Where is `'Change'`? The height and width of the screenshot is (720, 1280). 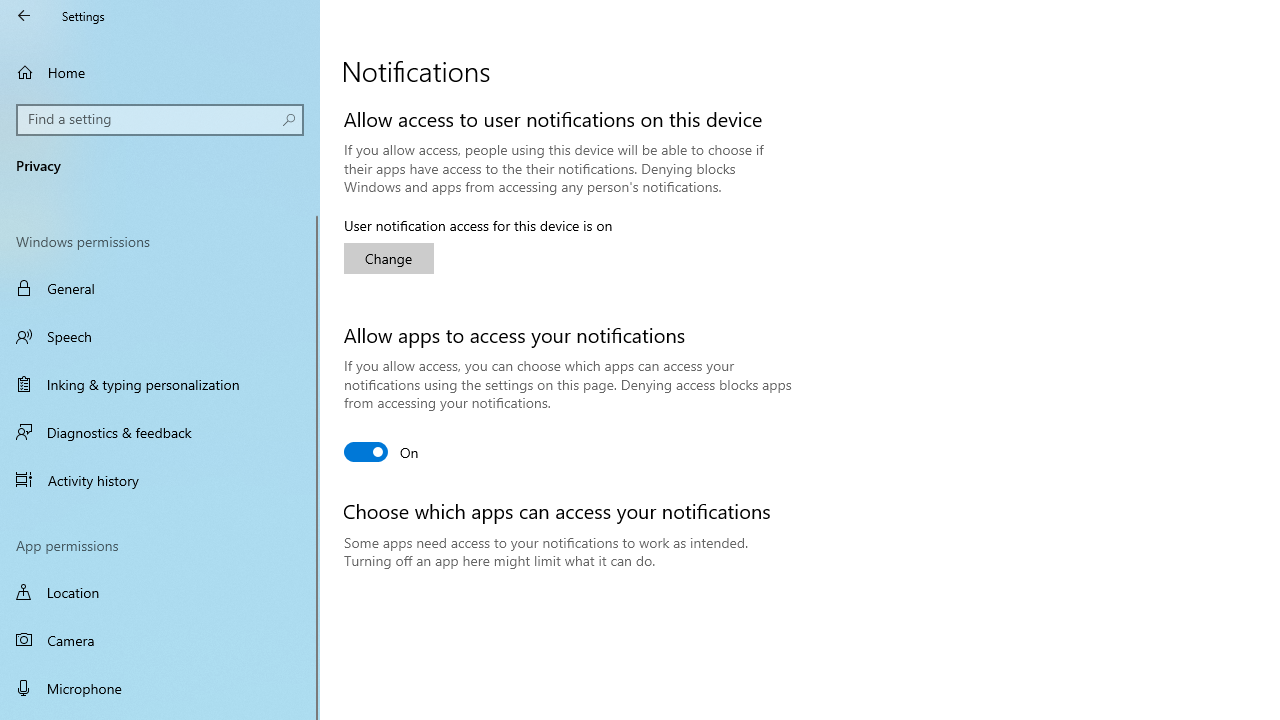
'Change' is located at coordinates (389, 257).